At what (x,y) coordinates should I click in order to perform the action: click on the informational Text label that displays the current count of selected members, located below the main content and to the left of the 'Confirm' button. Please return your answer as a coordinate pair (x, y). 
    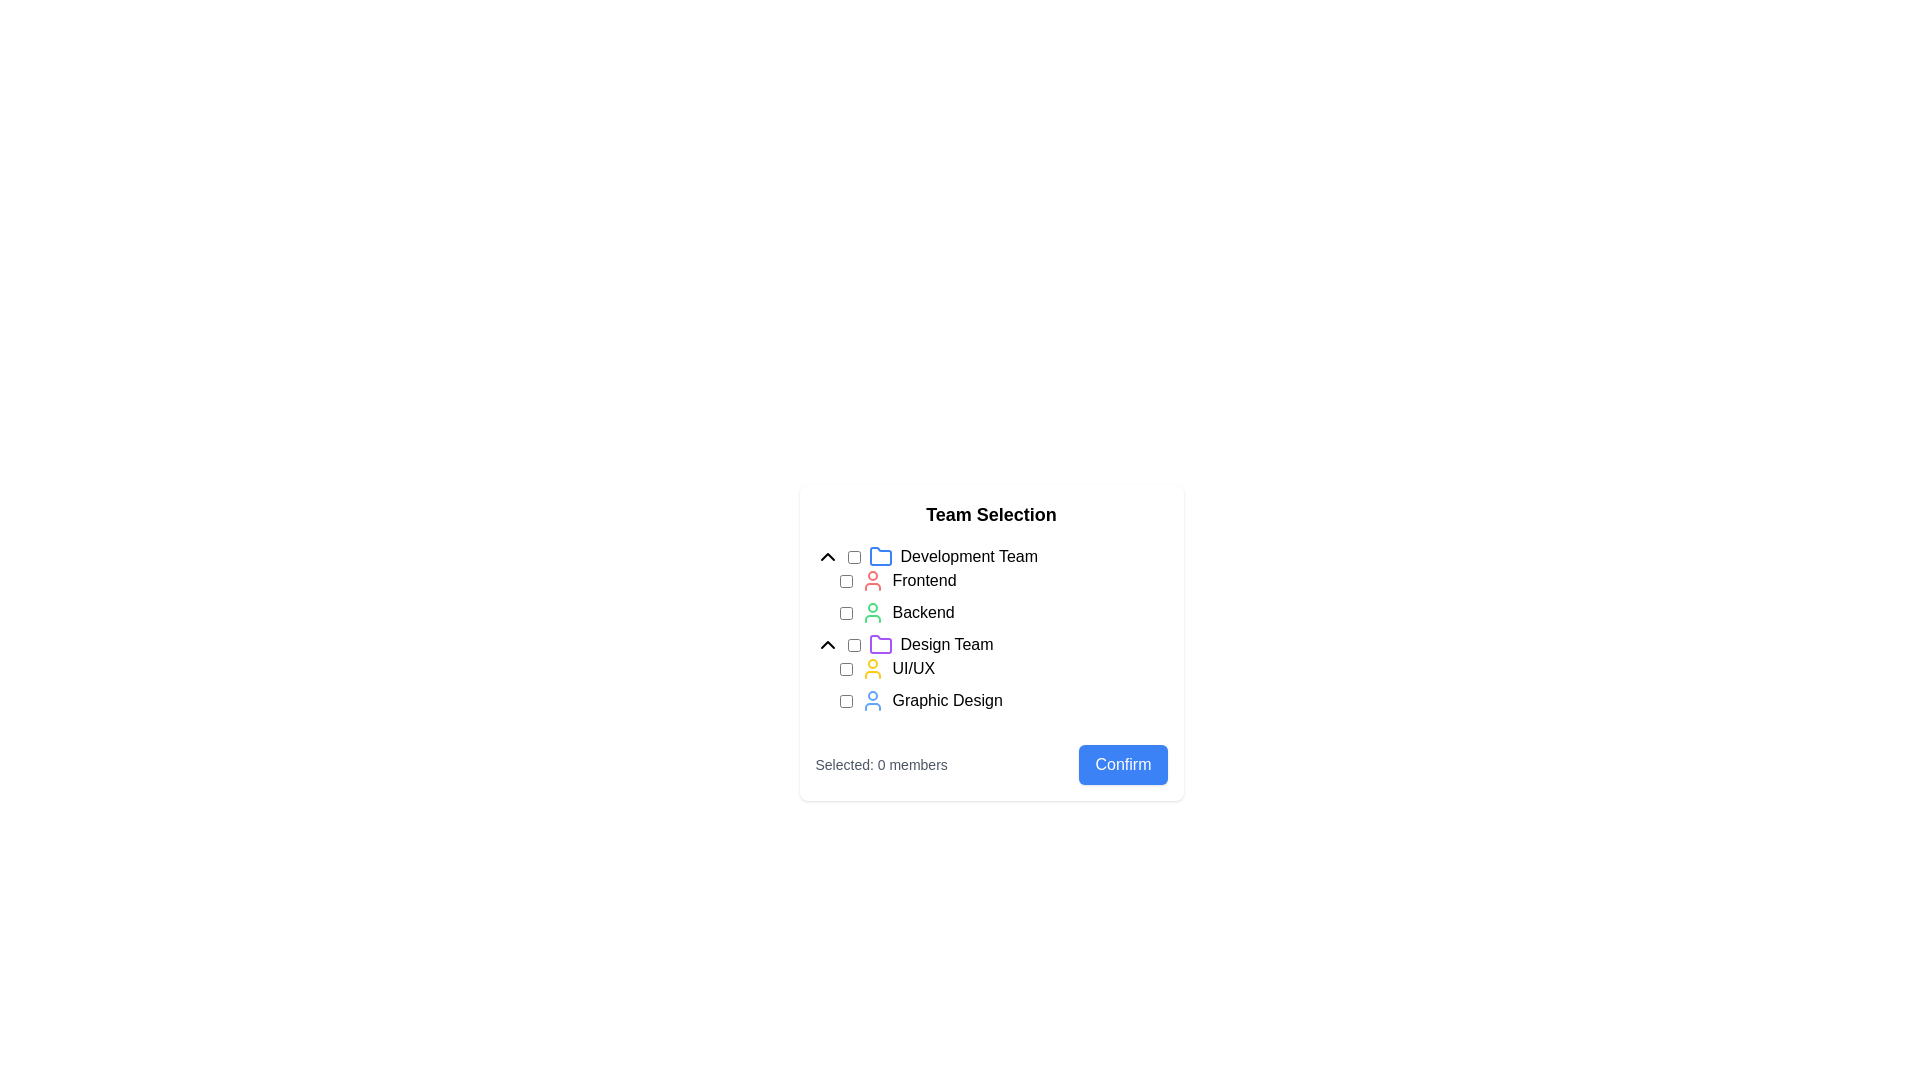
    Looking at the image, I should click on (880, 764).